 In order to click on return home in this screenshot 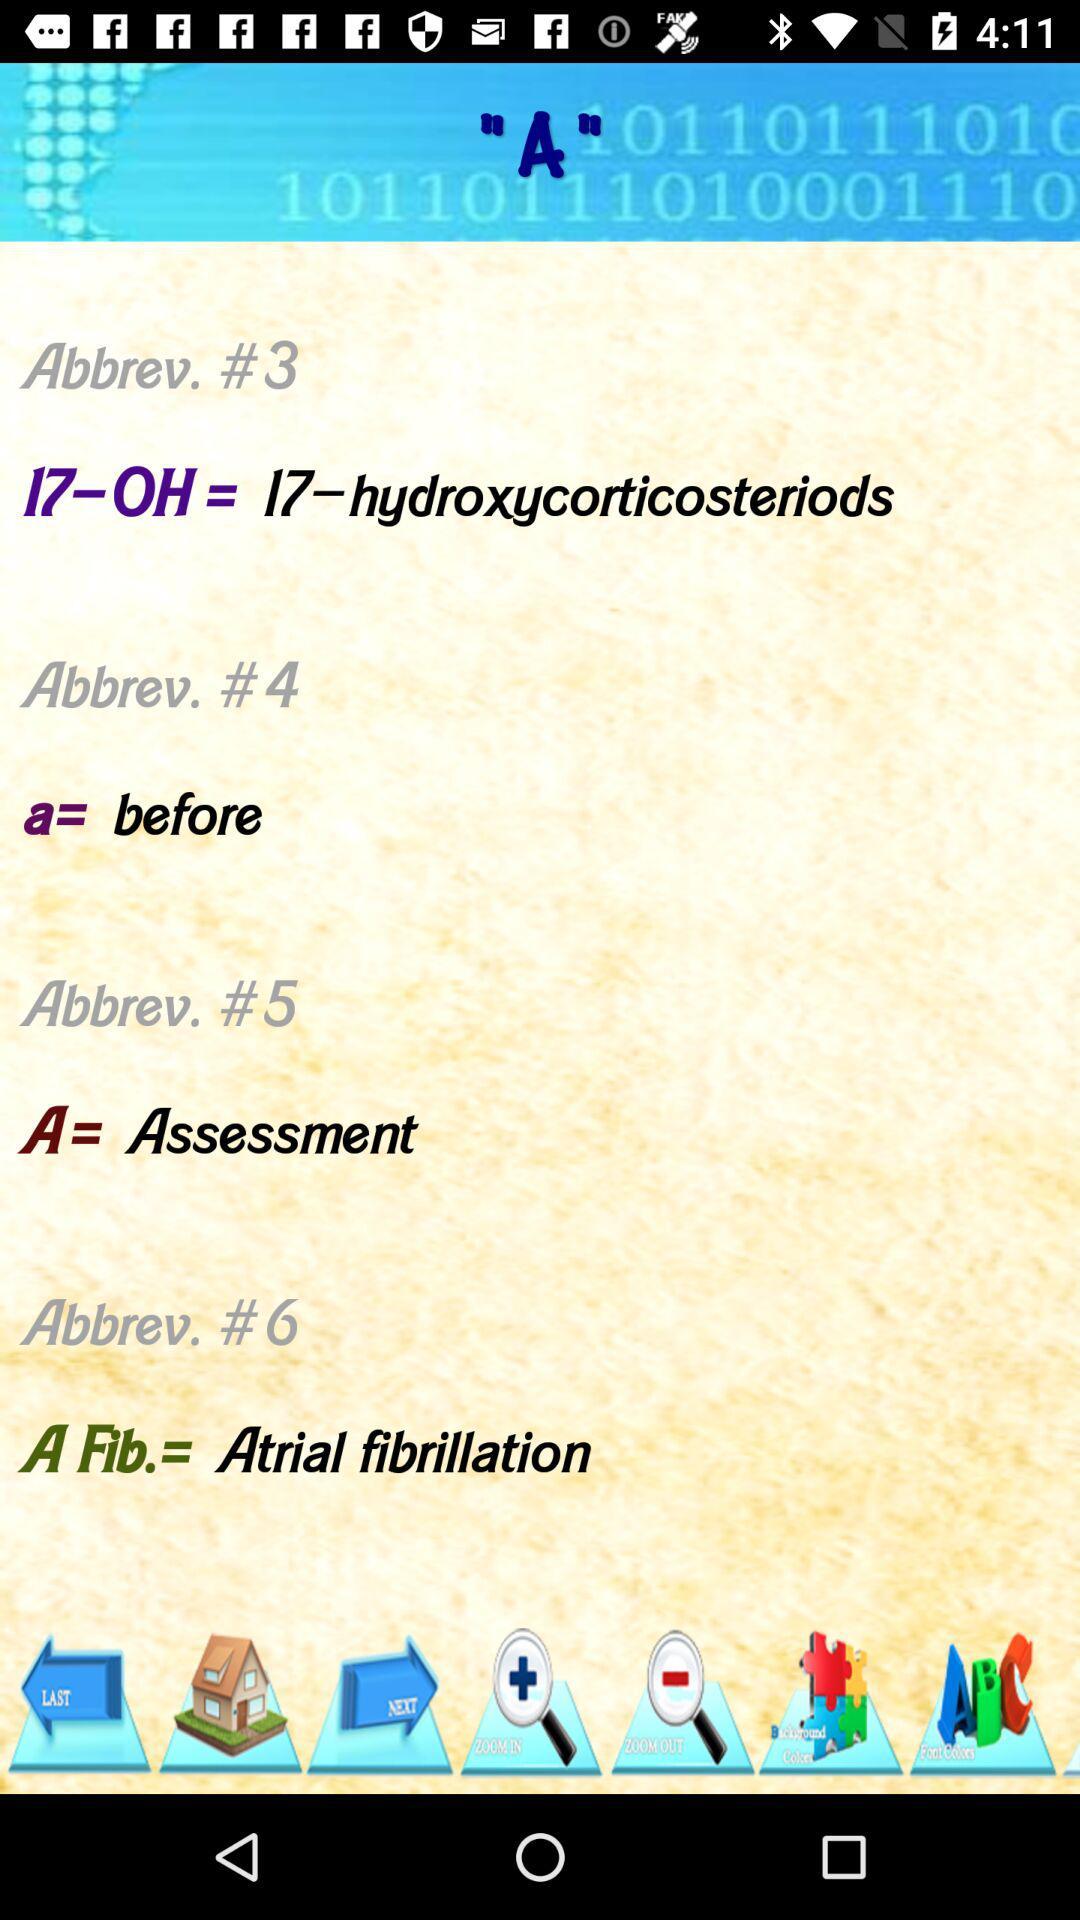, I will do `click(228, 1702)`.